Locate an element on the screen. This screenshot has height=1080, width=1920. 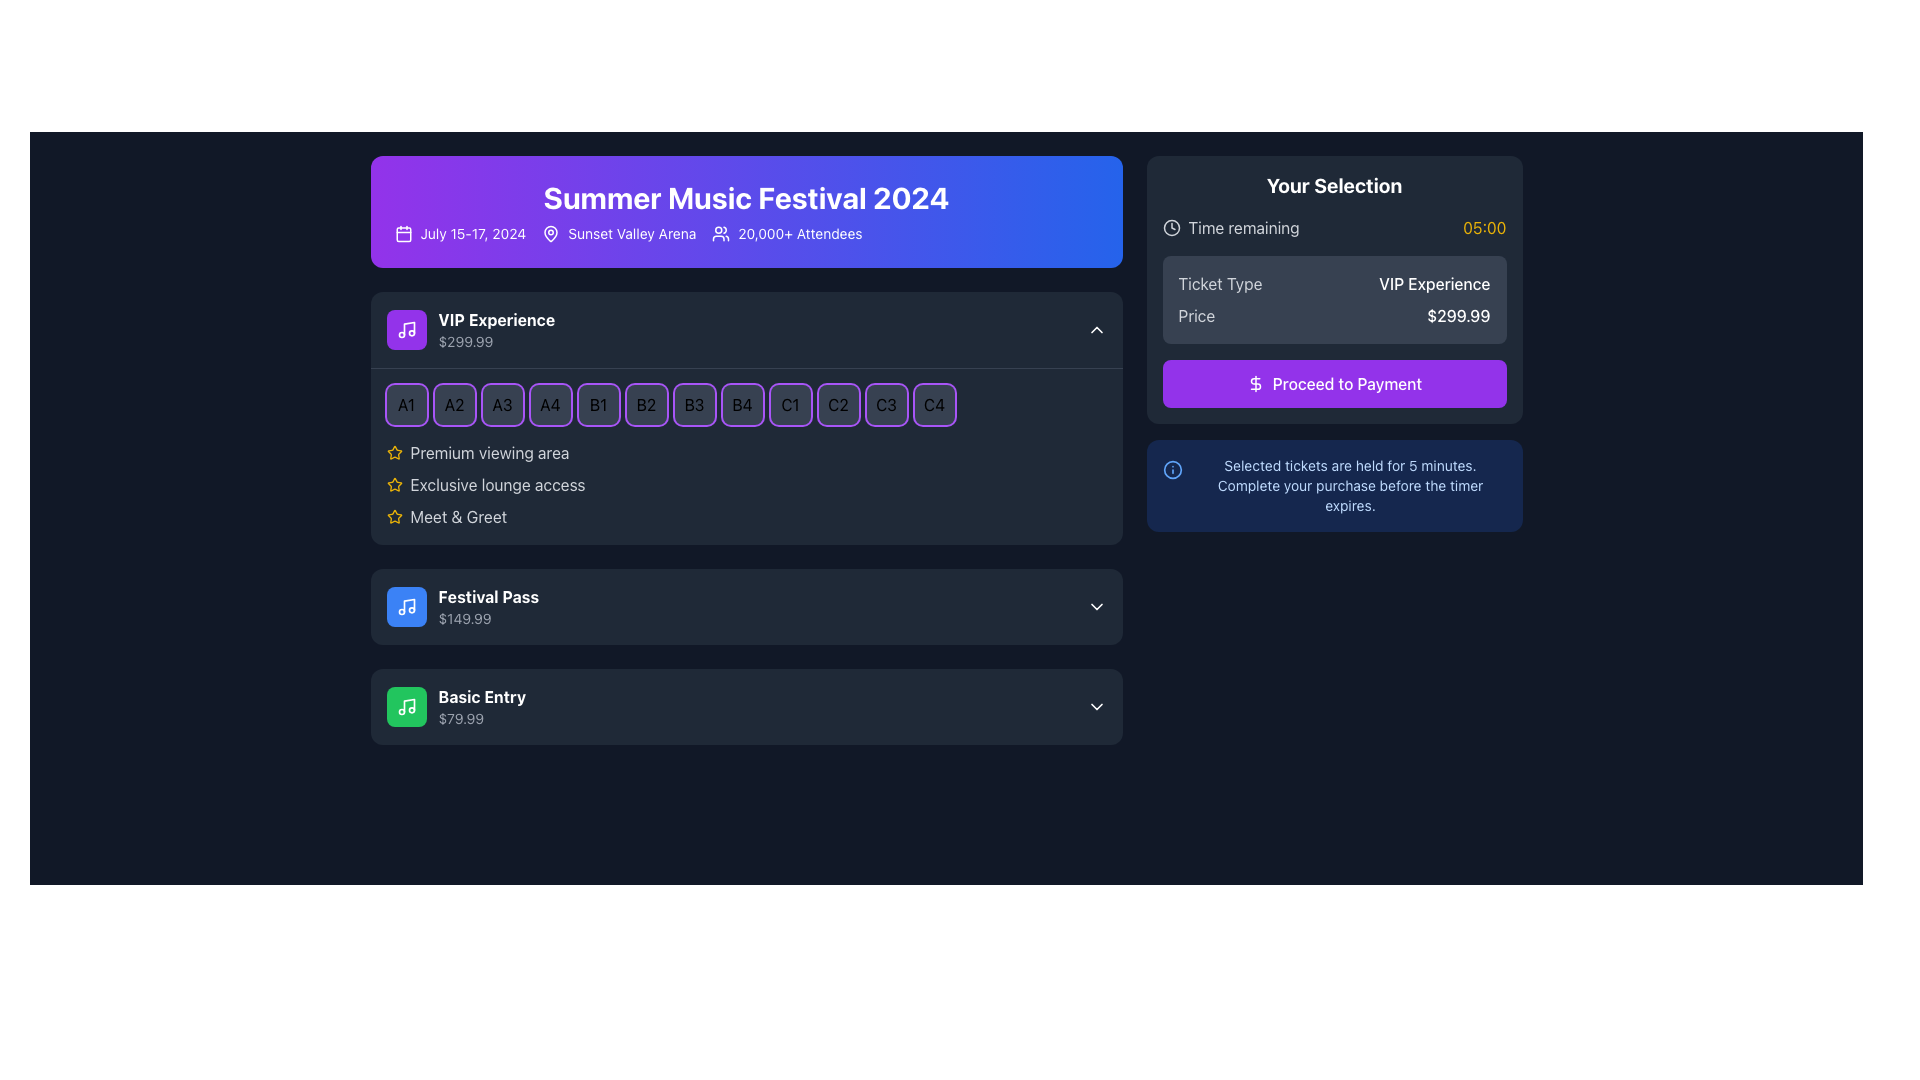
the user group icon located on the top banner, positioned to the right of 'Sunset Valley Arena' and to the left of '20,000+ Attendees' is located at coordinates (720, 233).